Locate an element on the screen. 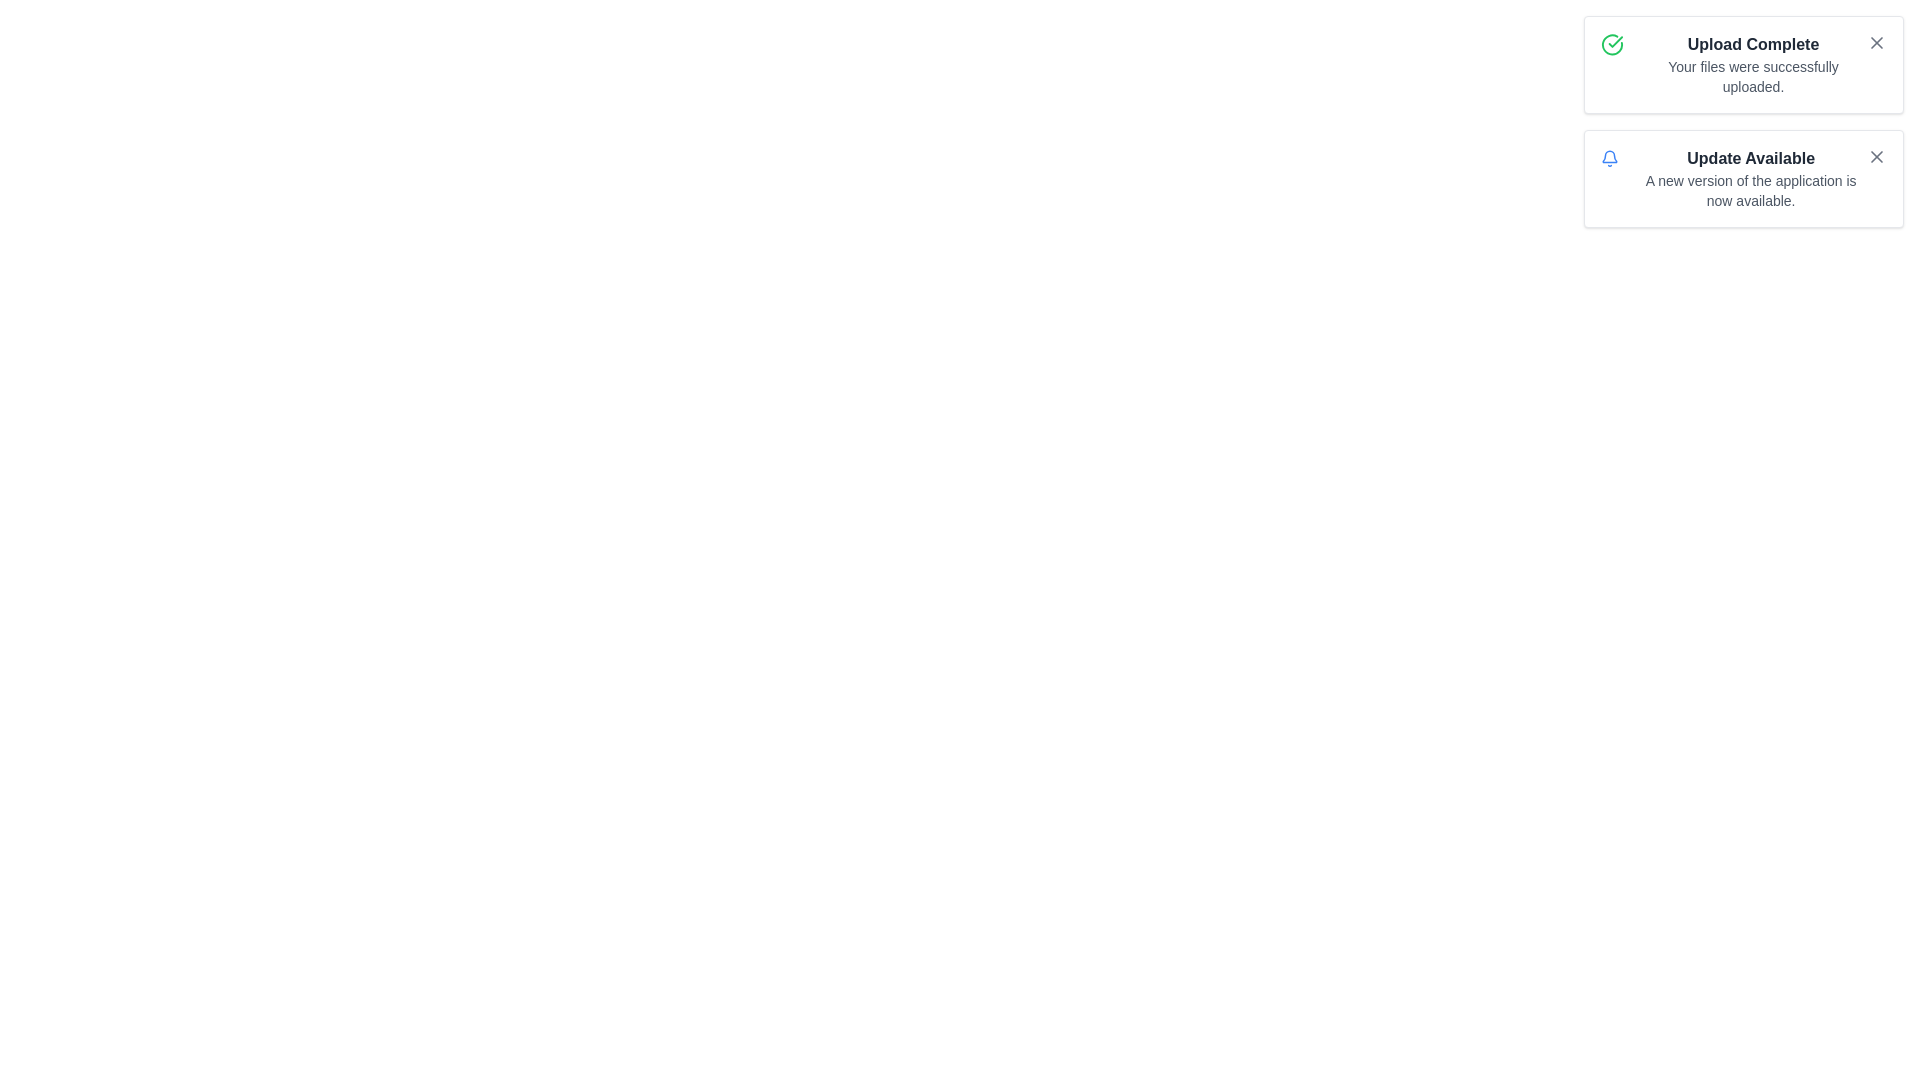 This screenshot has width=1920, height=1080. informational text label located below the 'Update Available' title in the notification area of the interface is located at coordinates (1750, 191).